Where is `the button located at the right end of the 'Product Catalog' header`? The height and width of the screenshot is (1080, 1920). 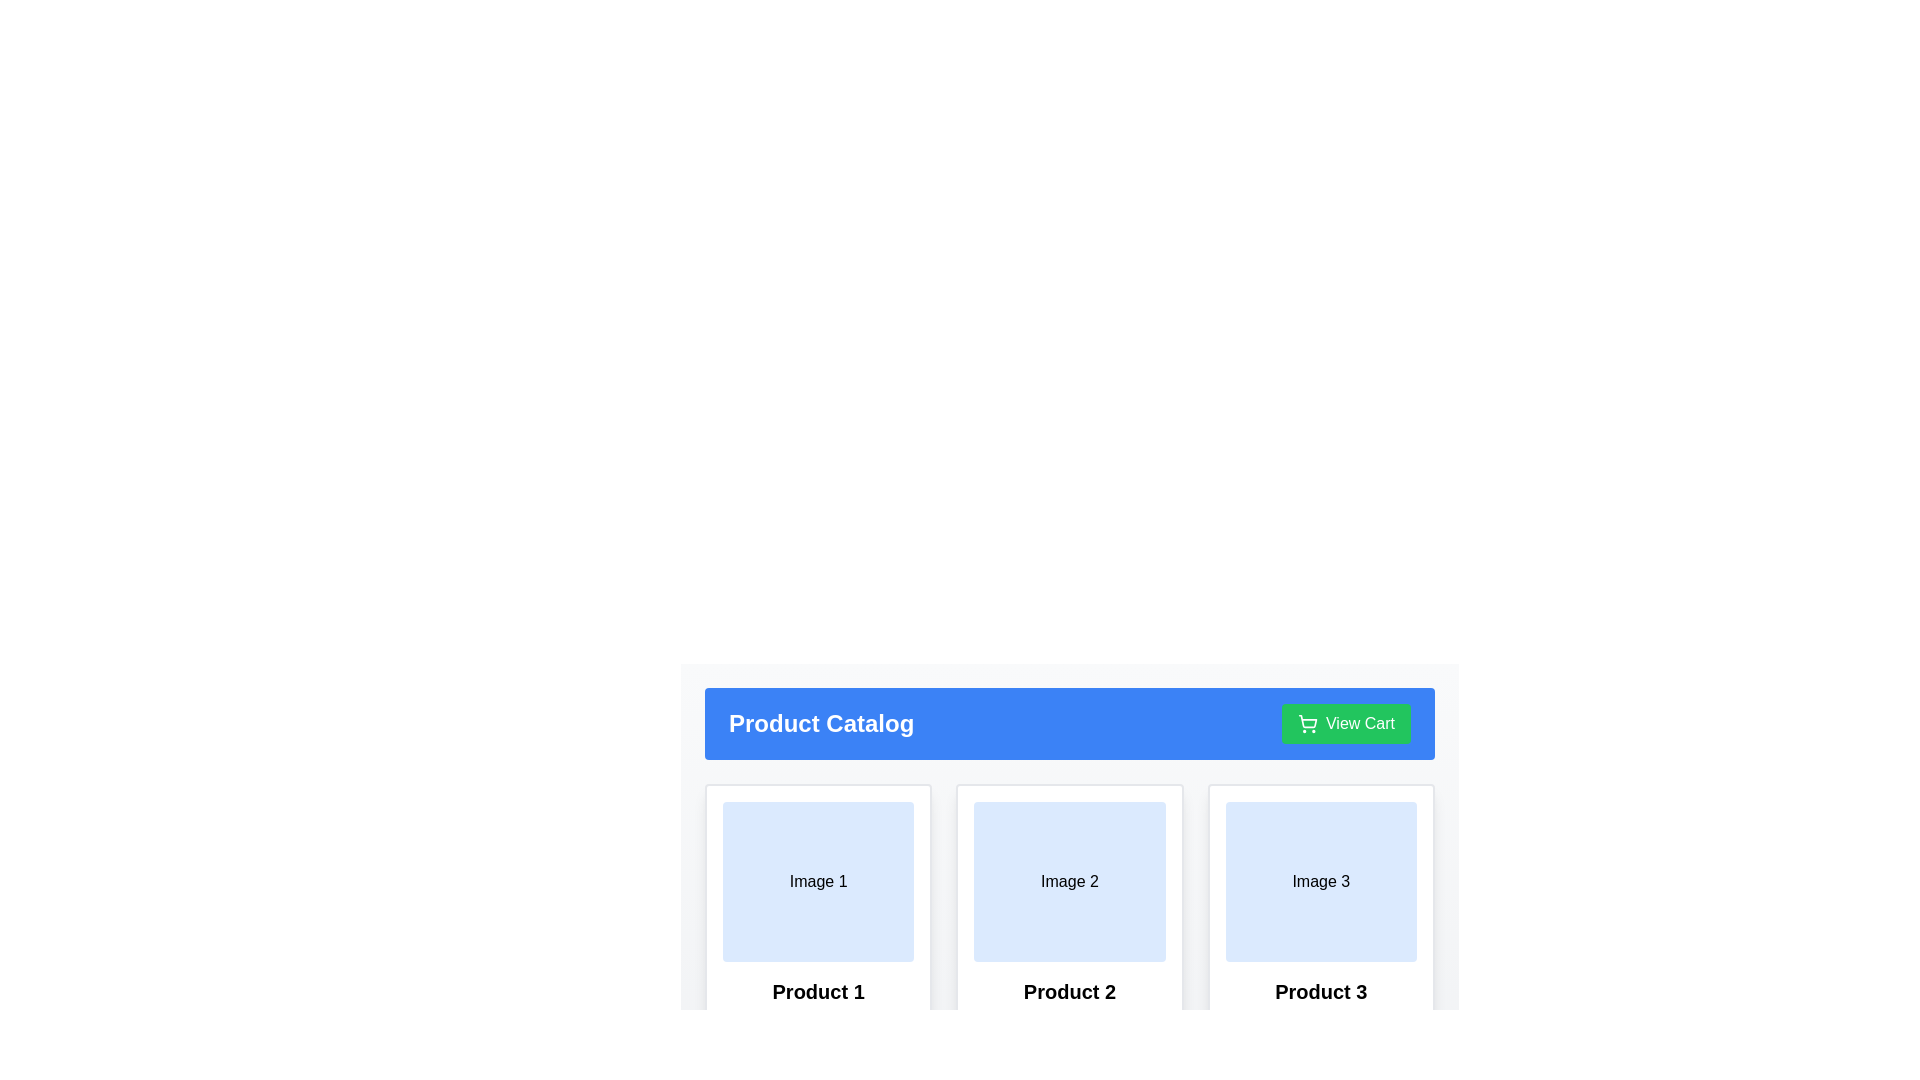 the button located at the right end of the 'Product Catalog' header is located at coordinates (1346, 724).